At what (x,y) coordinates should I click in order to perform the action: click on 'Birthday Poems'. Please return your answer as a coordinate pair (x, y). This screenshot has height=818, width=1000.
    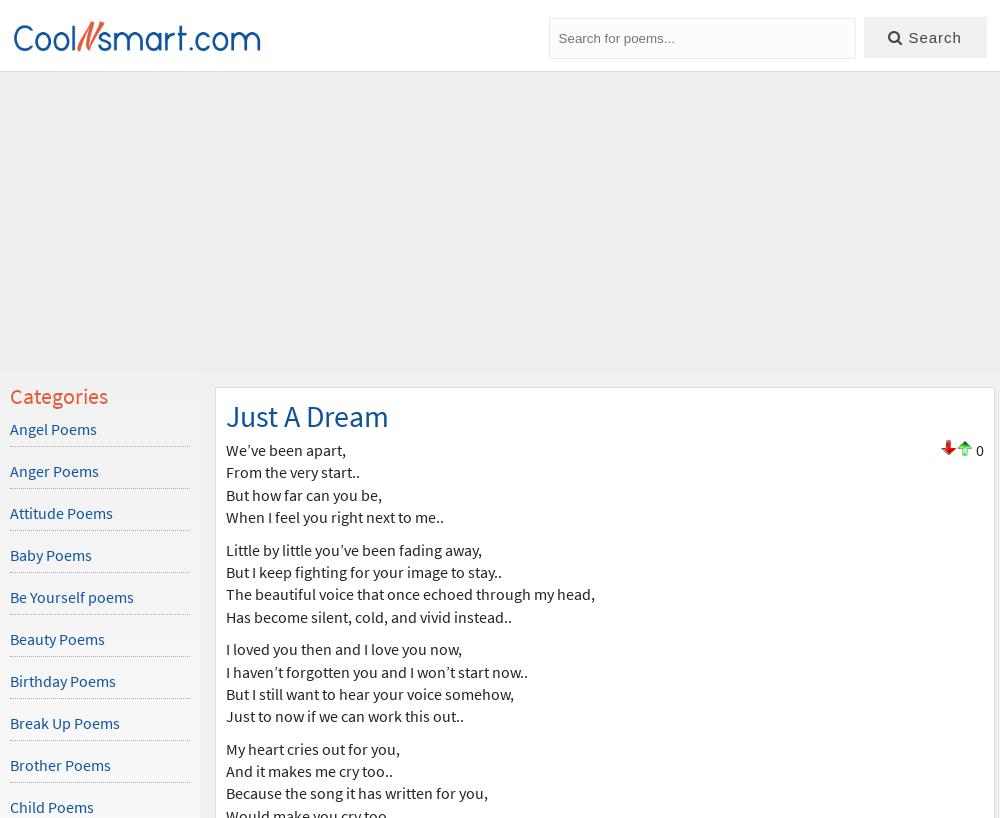
    Looking at the image, I should click on (10, 680).